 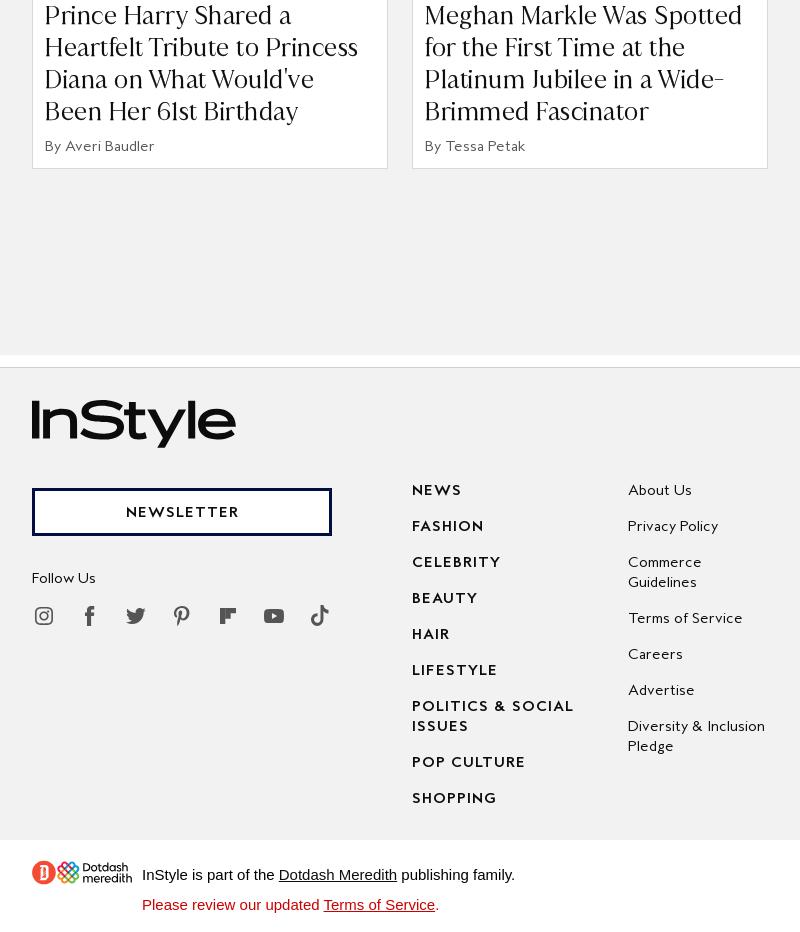 What do you see at coordinates (455, 560) in the screenshot?
I see `'Celebrity'` at bounding box center [455, 560].